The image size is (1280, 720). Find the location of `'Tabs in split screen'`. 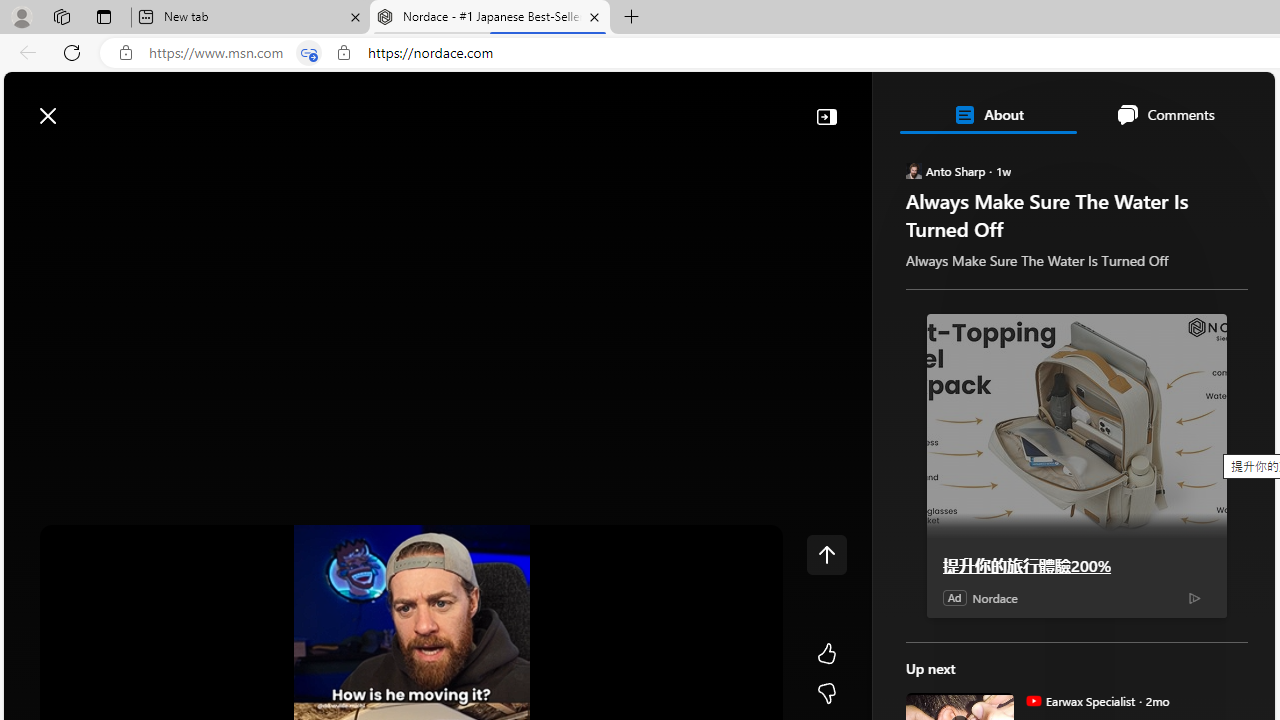

'Tabs in split screen' is located at coordinates (308, 52).